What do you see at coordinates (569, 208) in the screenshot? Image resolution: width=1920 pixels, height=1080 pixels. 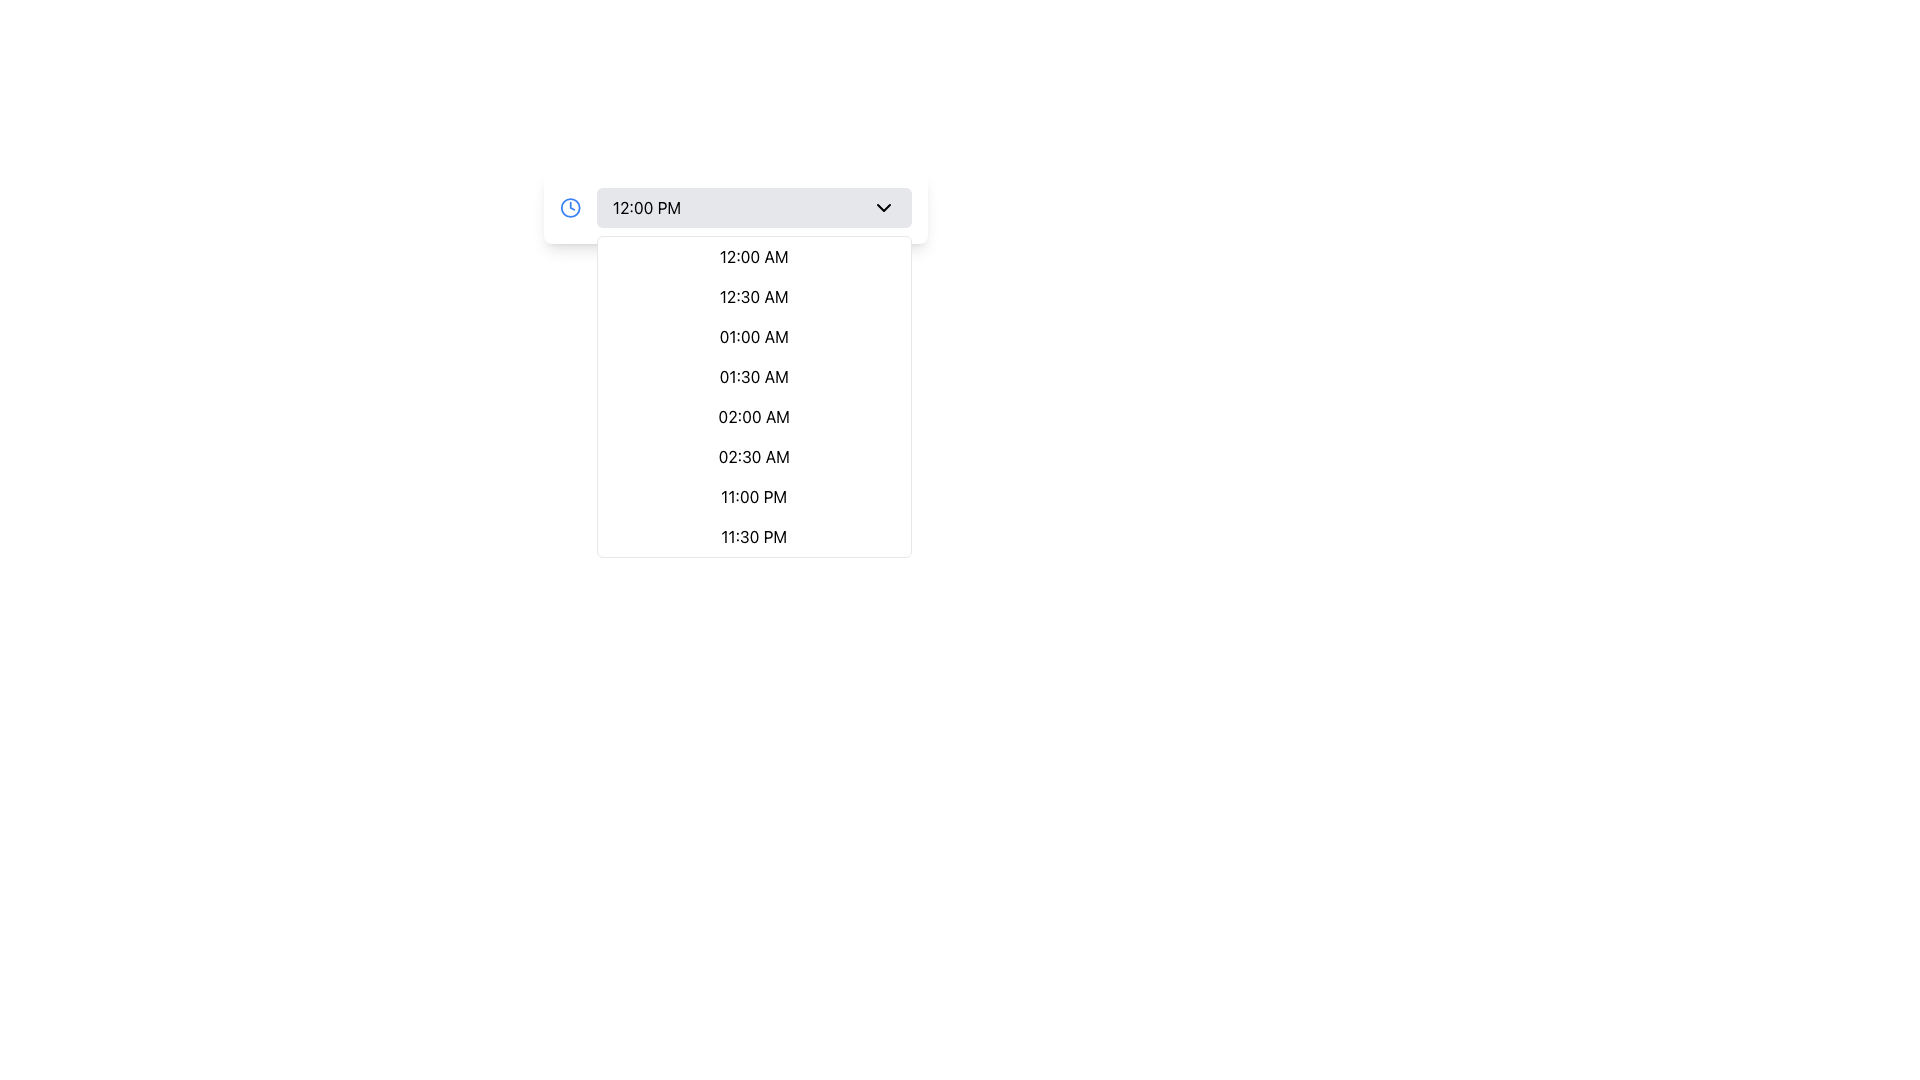 I see `the circular SVG graphical element with a blue outline located at the center of the clock icon, which is positioned to the left of the '12:00 PM' dropdown menu` at bounding box center [569, 208].